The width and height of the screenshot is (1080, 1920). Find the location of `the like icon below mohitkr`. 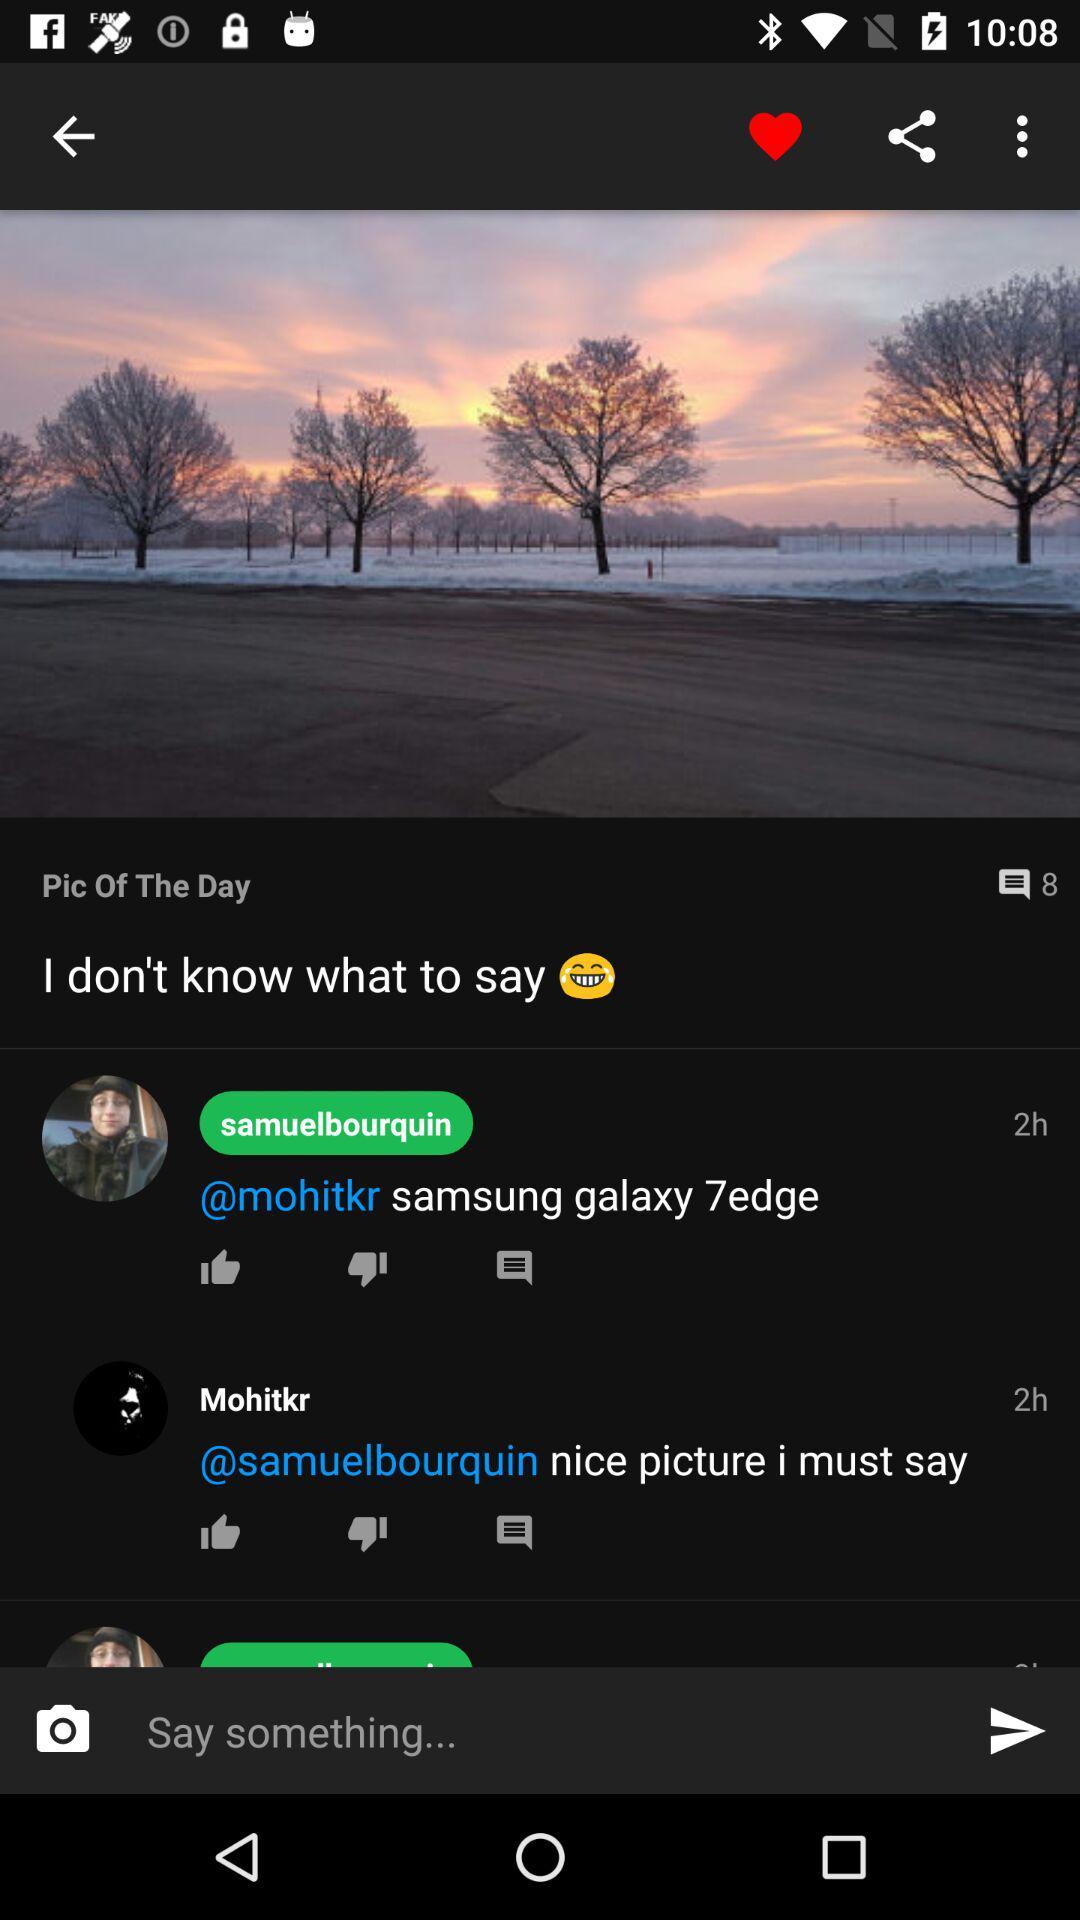

the like icon below mohitkr is located at coordinates (220, 1266).